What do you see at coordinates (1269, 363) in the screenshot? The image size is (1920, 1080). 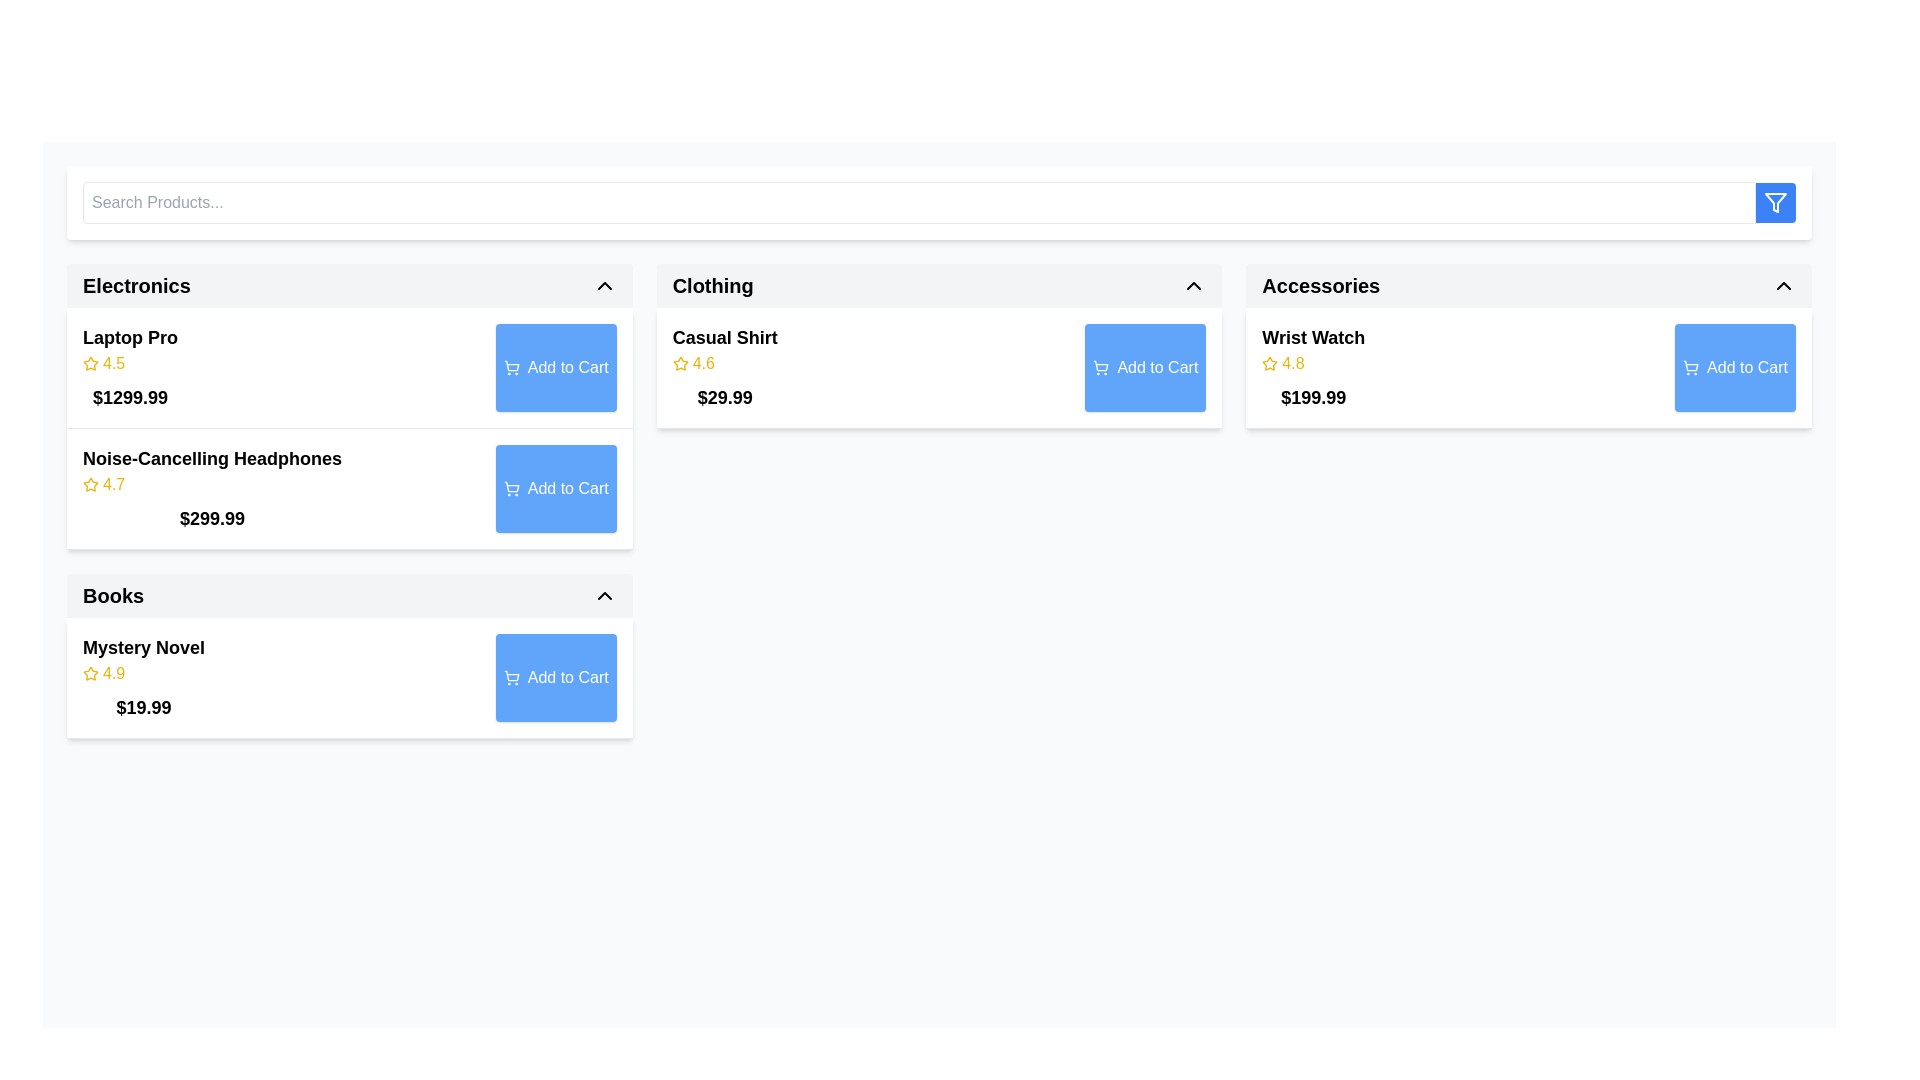 I see `the yellow star icon located next to the rating number '4.8' for the 'Wrist Watch' product in the 'Accessories' section` at bounding box center [1269, 363].